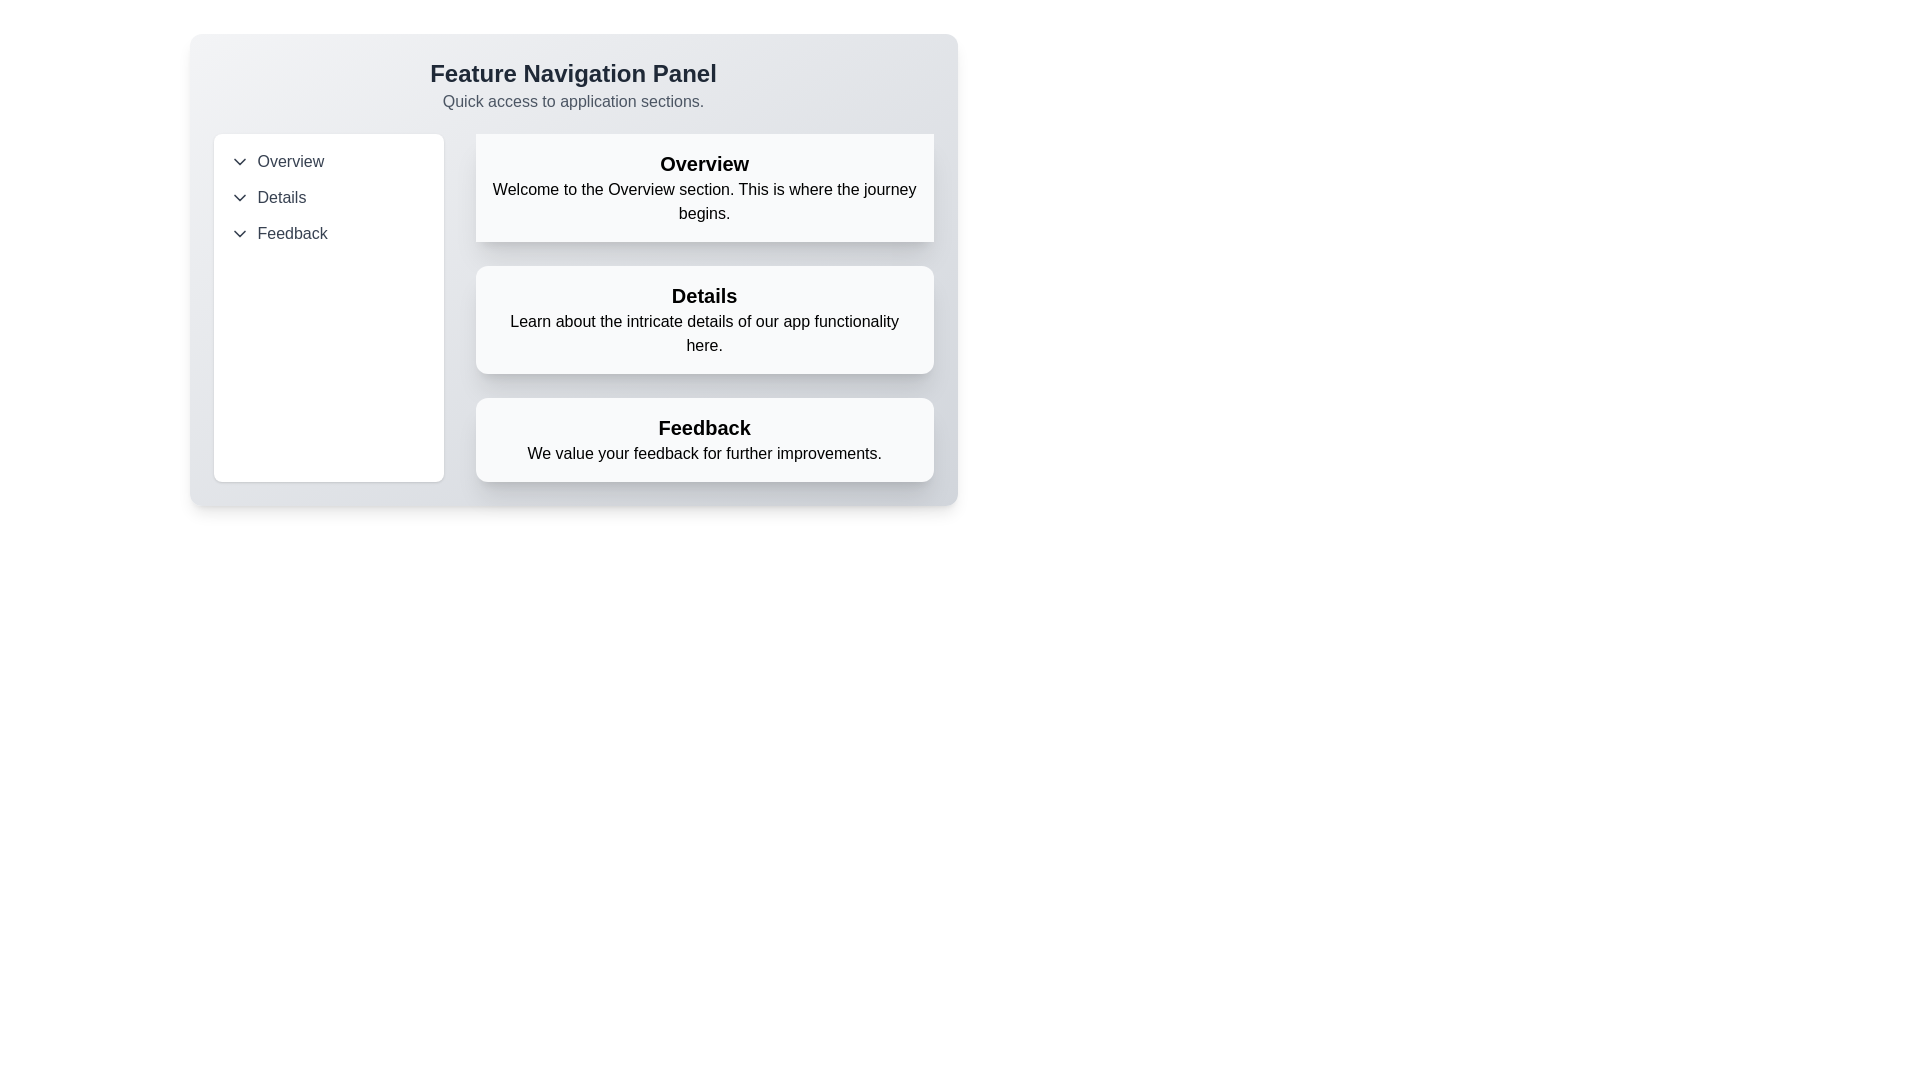 The width and height of the screenshot is (1920, 1080). I want to click on the text element that states 'We value your feedback for further improvements.' located below the 'Feedback' heading in a light-gray card section, so click(704, 454).